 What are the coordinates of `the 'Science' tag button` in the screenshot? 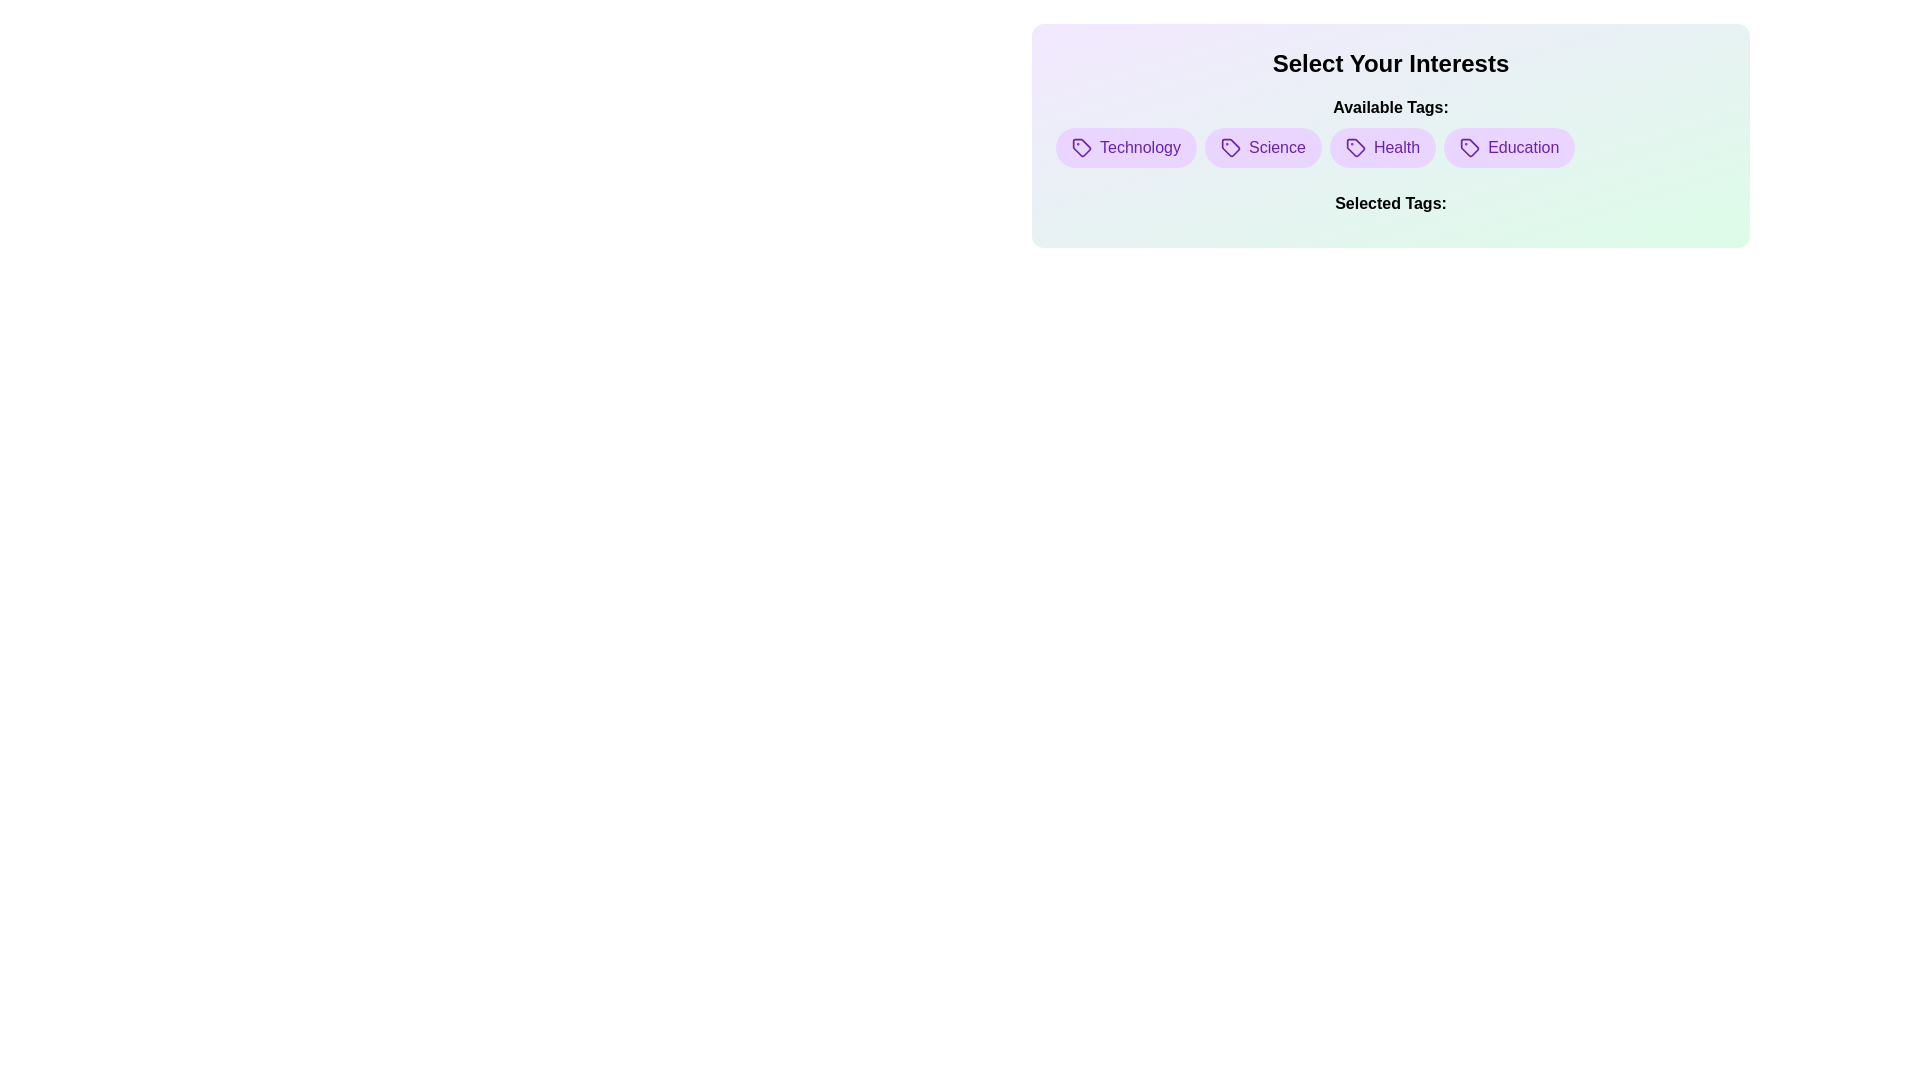 It's located at (1262, 146).